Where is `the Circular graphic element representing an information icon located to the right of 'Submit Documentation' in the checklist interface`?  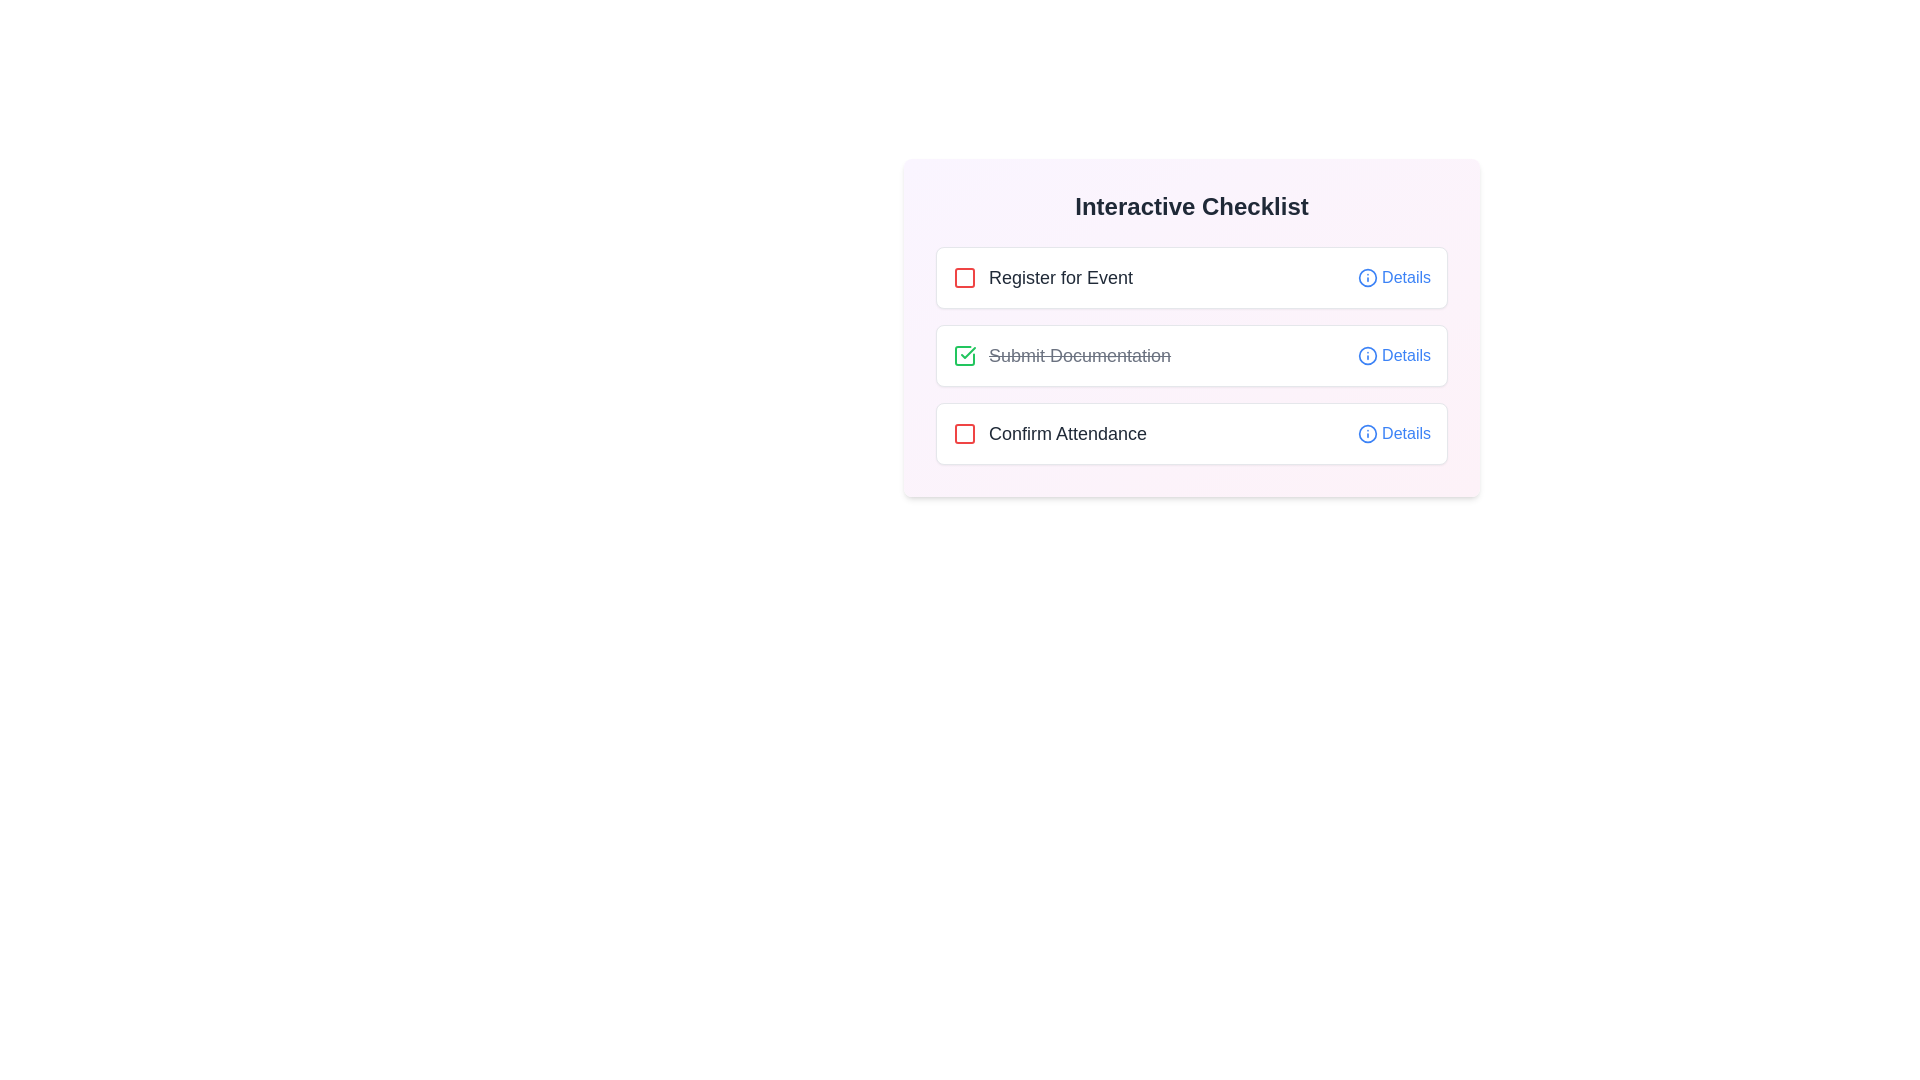
the Circular graphic element representing an information icon located to the right of 'Submit Documentation' in the checklist interface is located at coordinates (1367, 354).